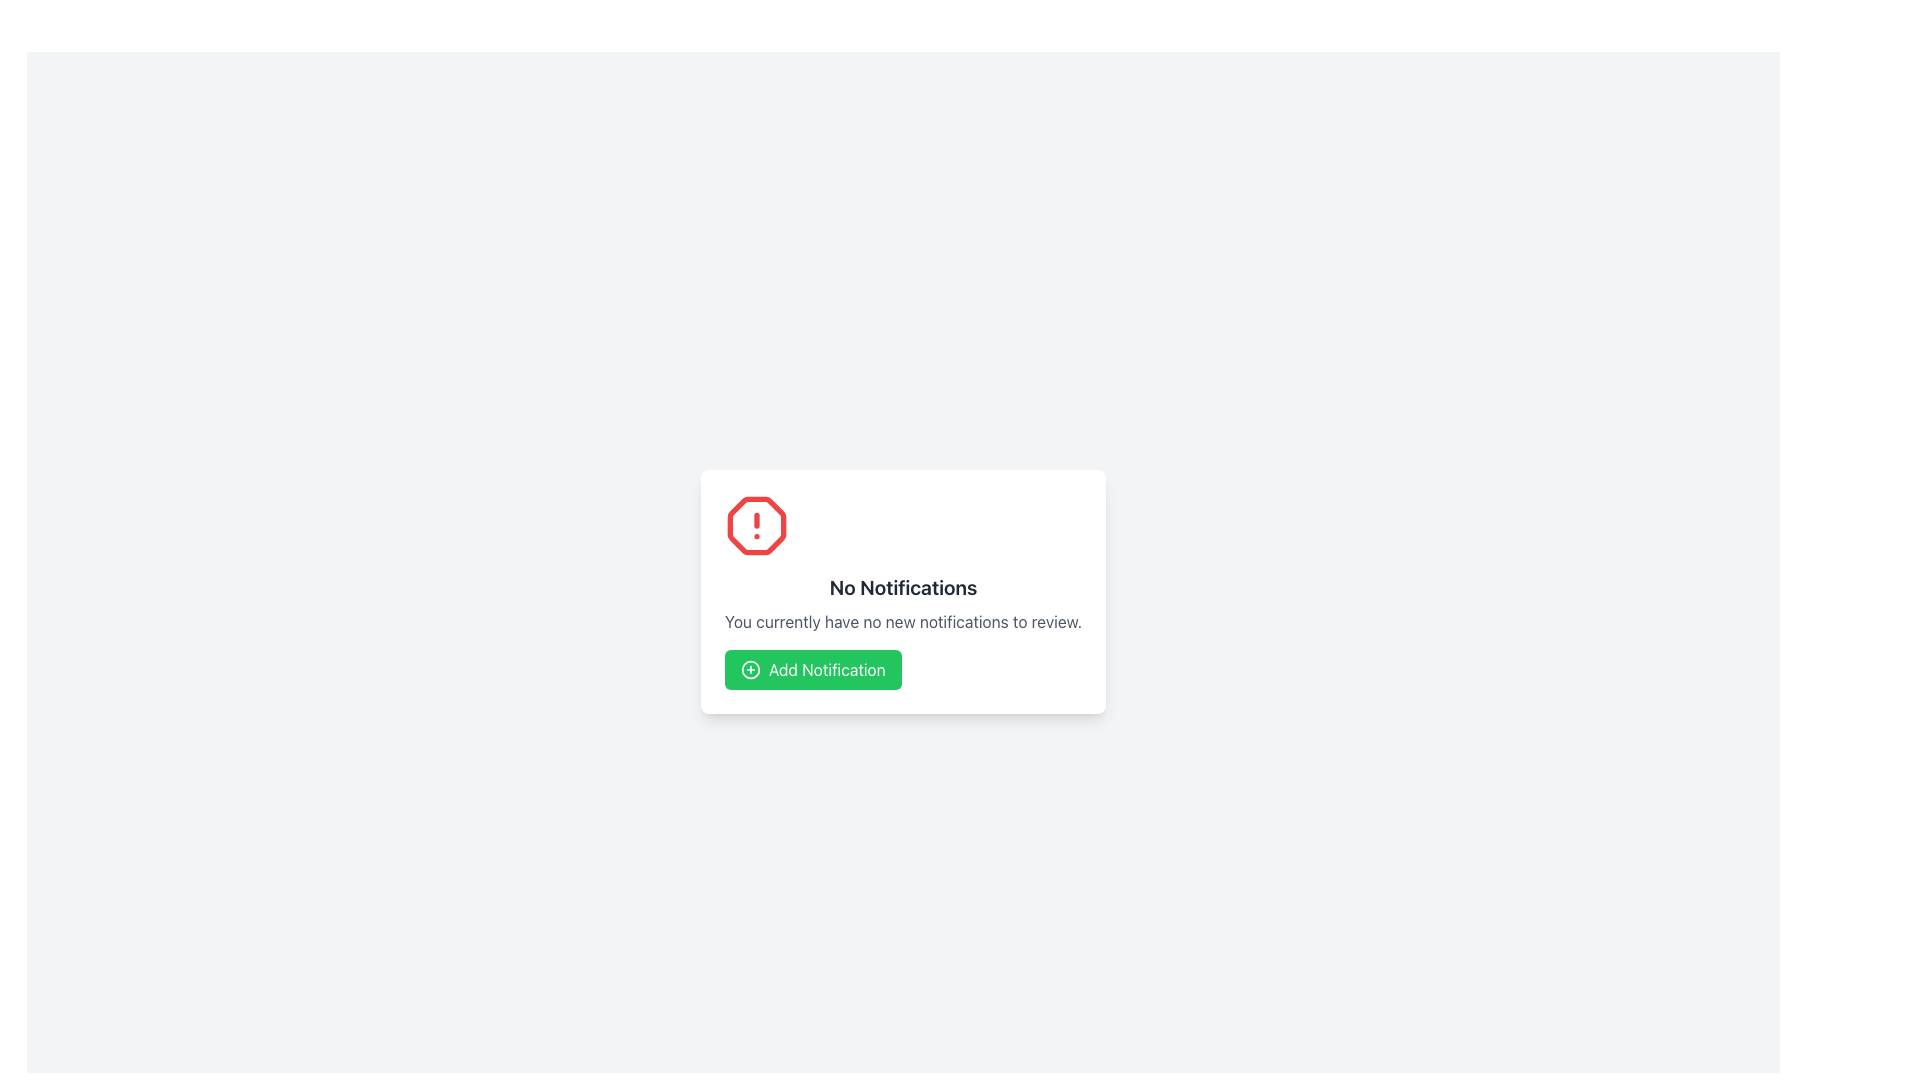  I want to click on the circular icon with a plus sign in the center, which has a green background and a white border, located on the left side of the 'Add Notification' button, so click(749, 670).